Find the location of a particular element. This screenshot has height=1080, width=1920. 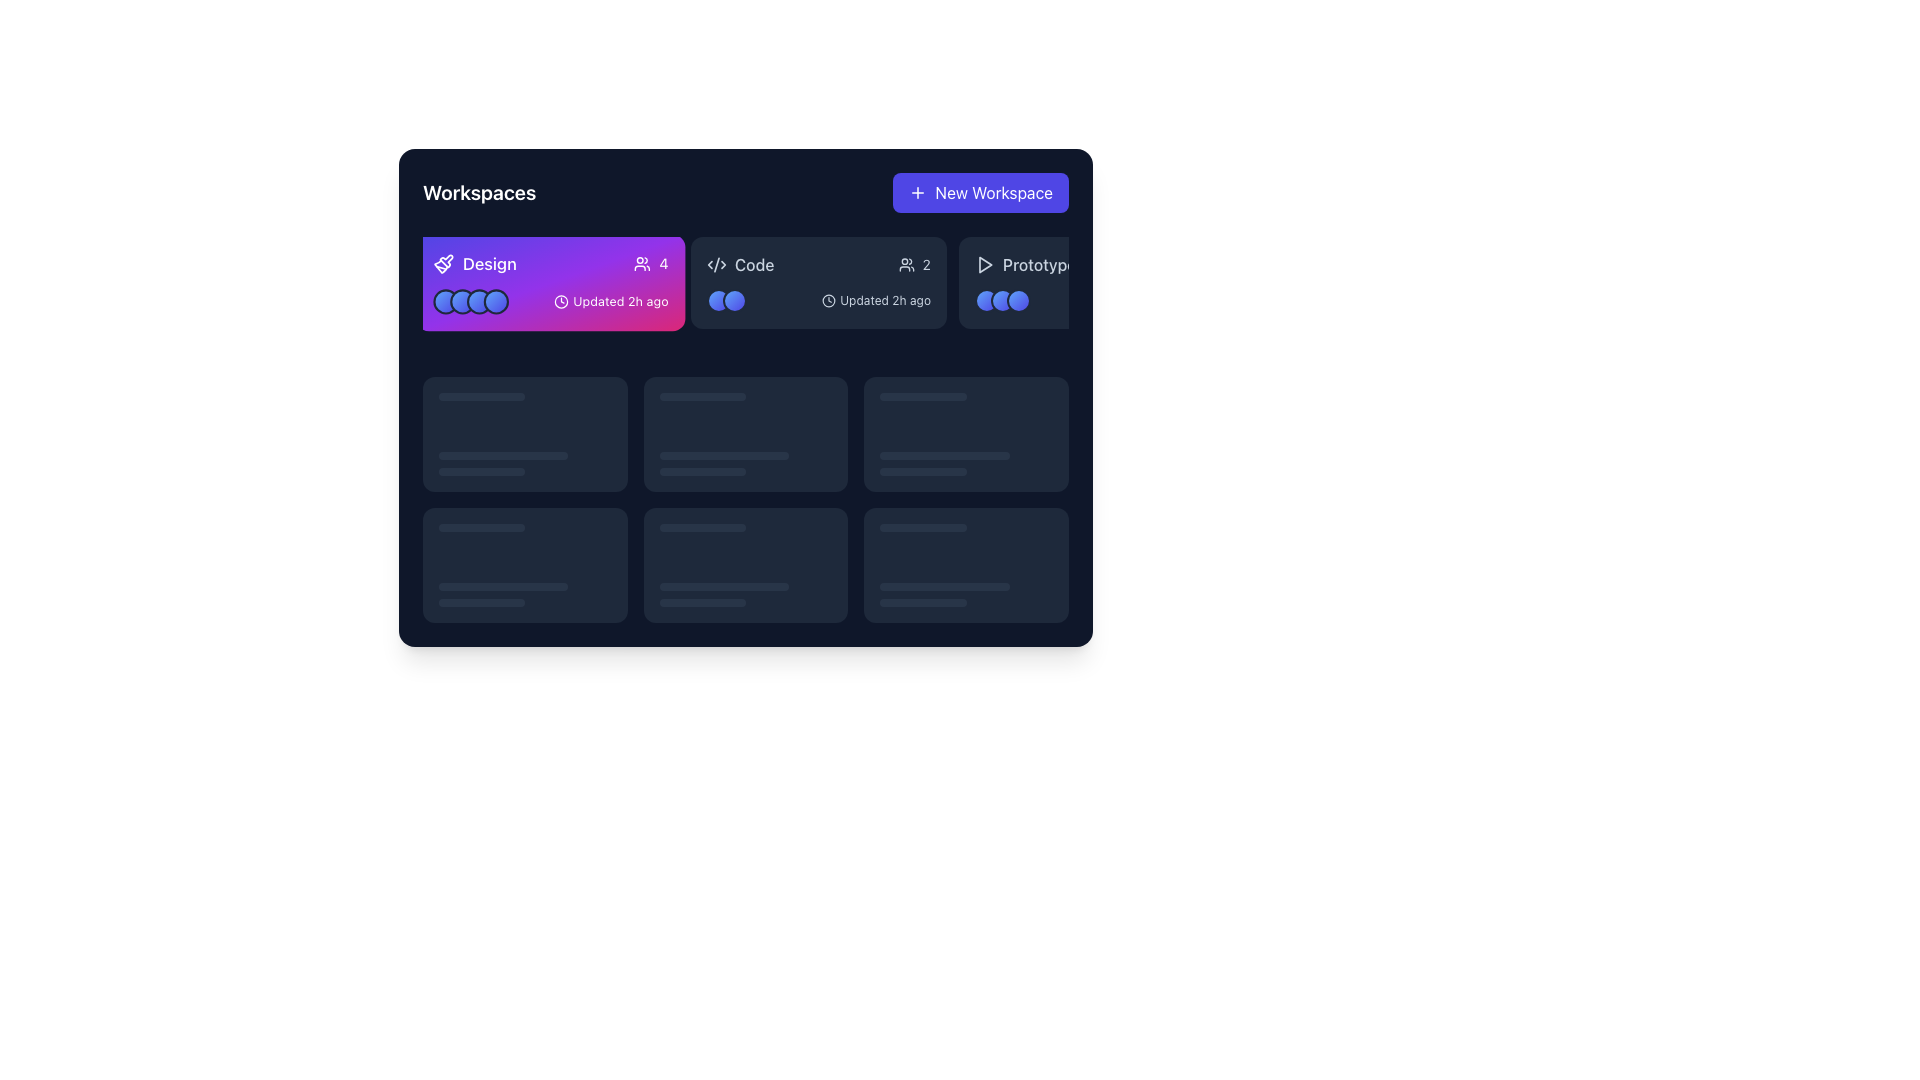

the 'New Workspace' button located at the top-right corner of the workspace interface is located at coordinates (993, 192).